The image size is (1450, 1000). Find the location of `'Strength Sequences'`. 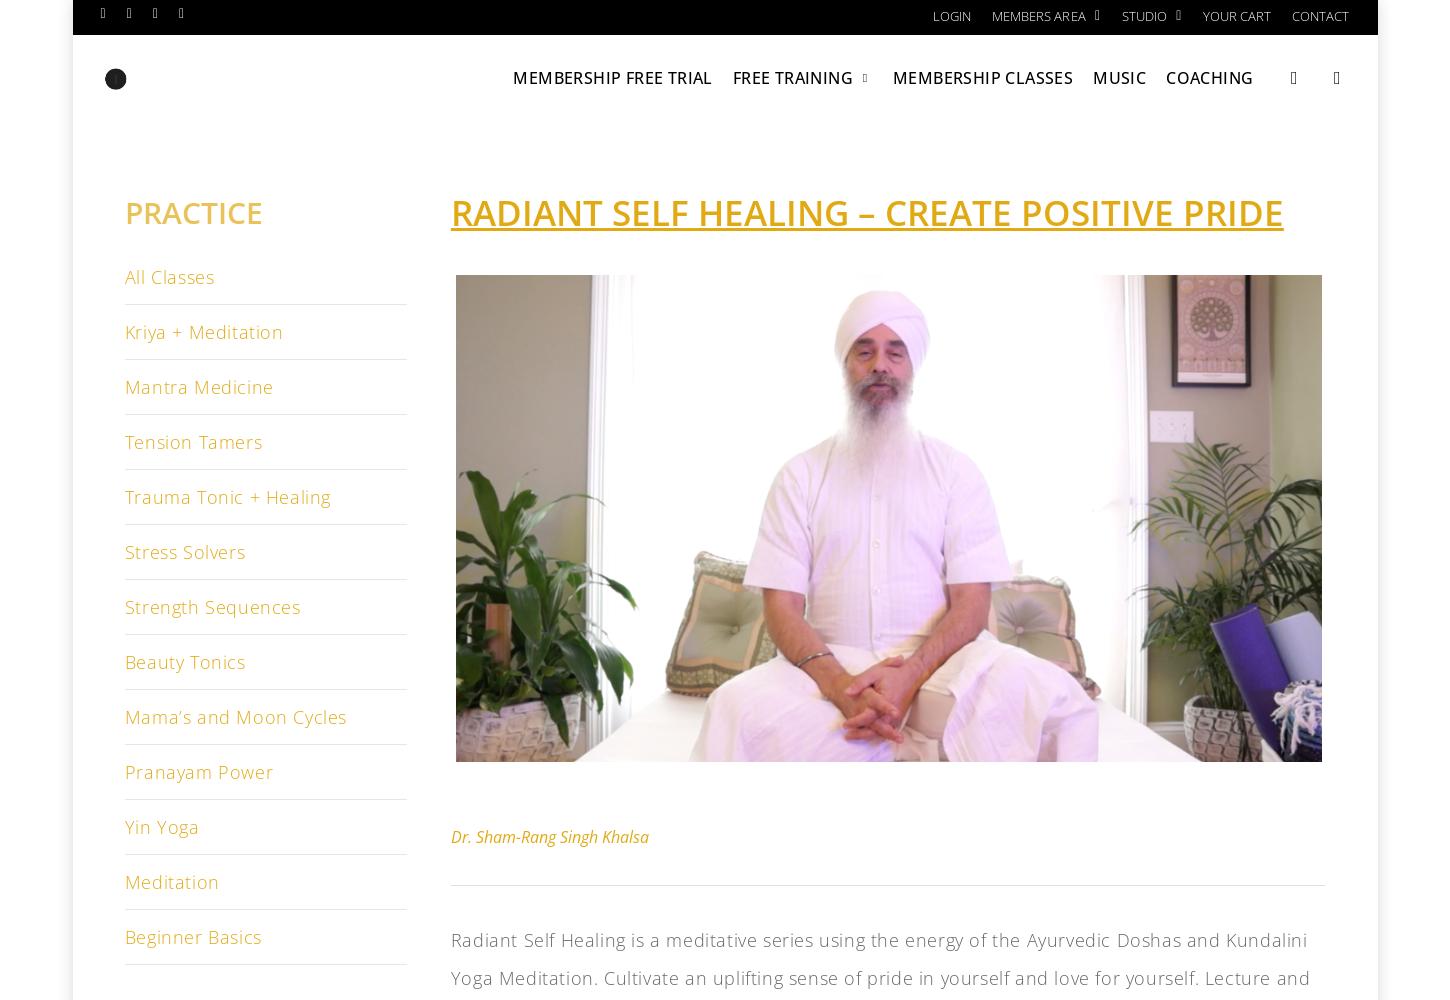

'Strength Sequences' is located at coordinates (210, 606).